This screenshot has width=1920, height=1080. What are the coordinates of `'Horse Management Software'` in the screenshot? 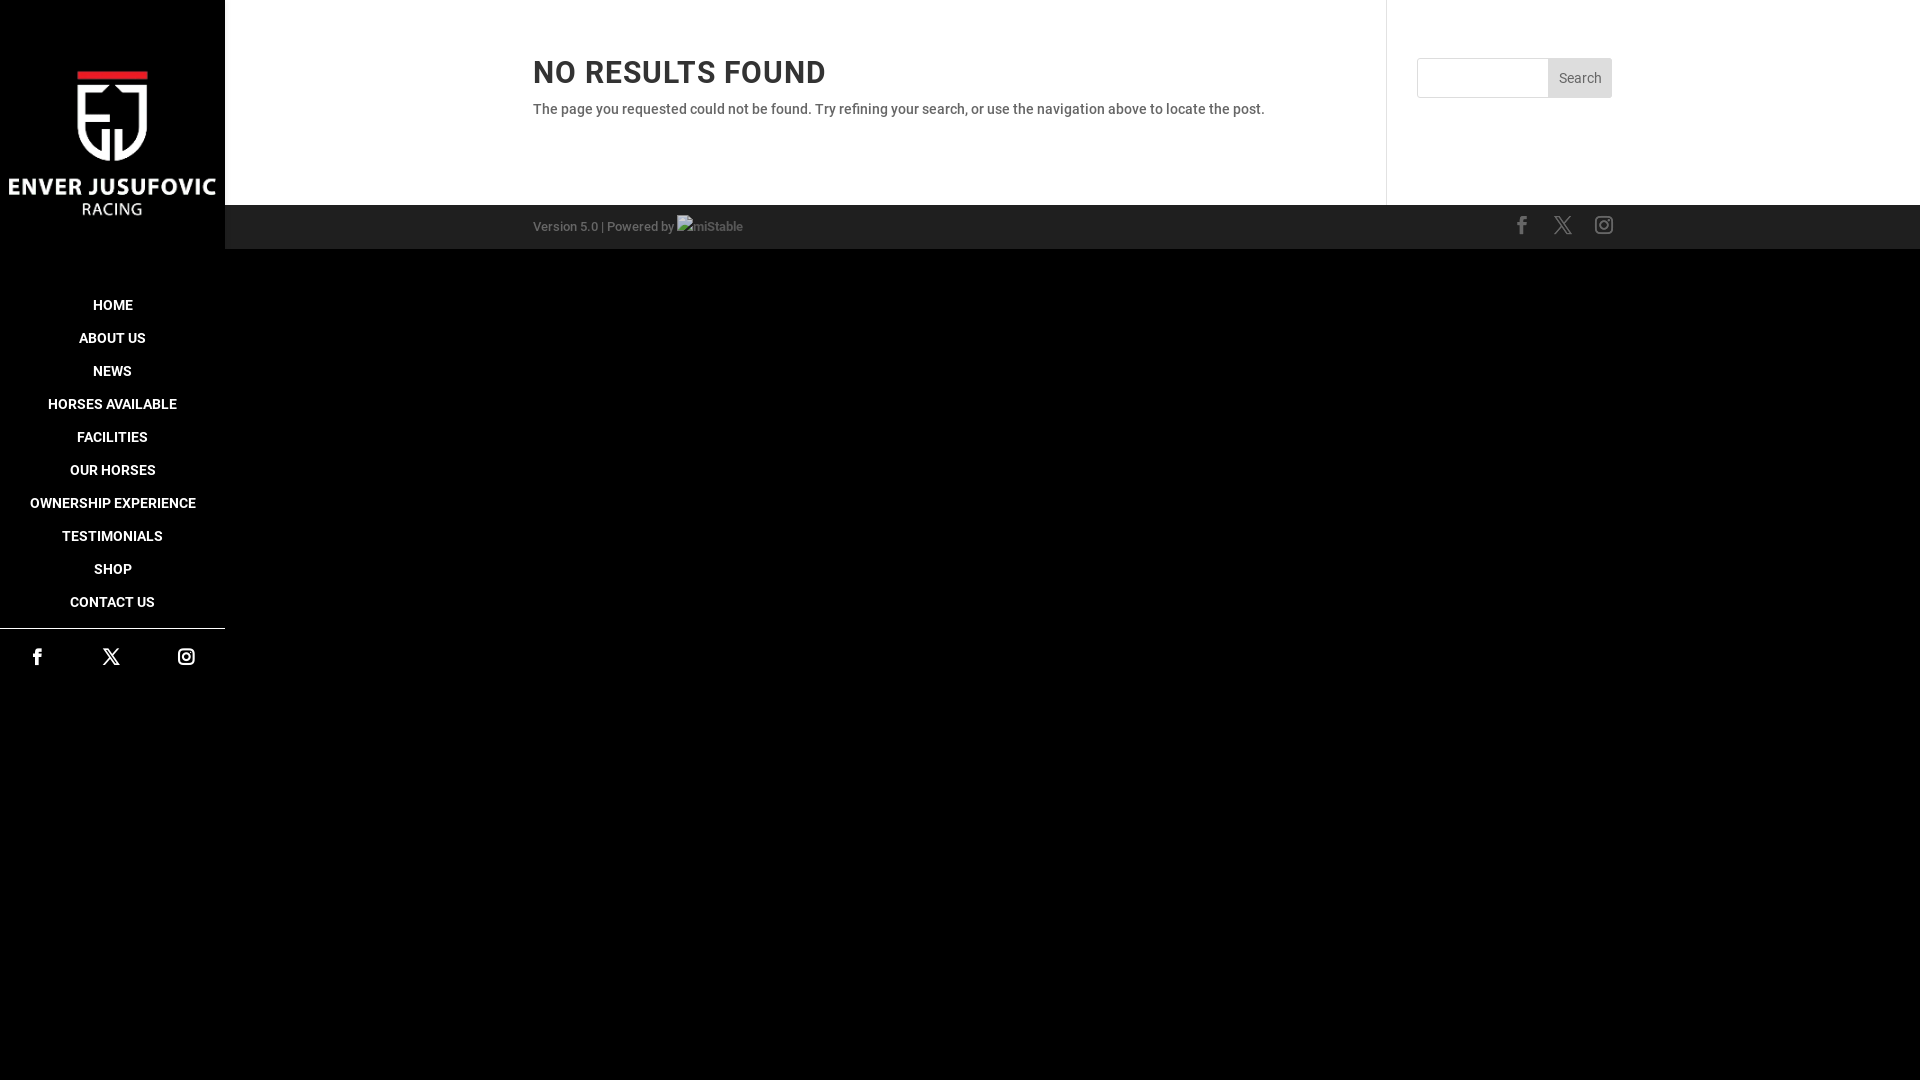 It's located at (709, 225).